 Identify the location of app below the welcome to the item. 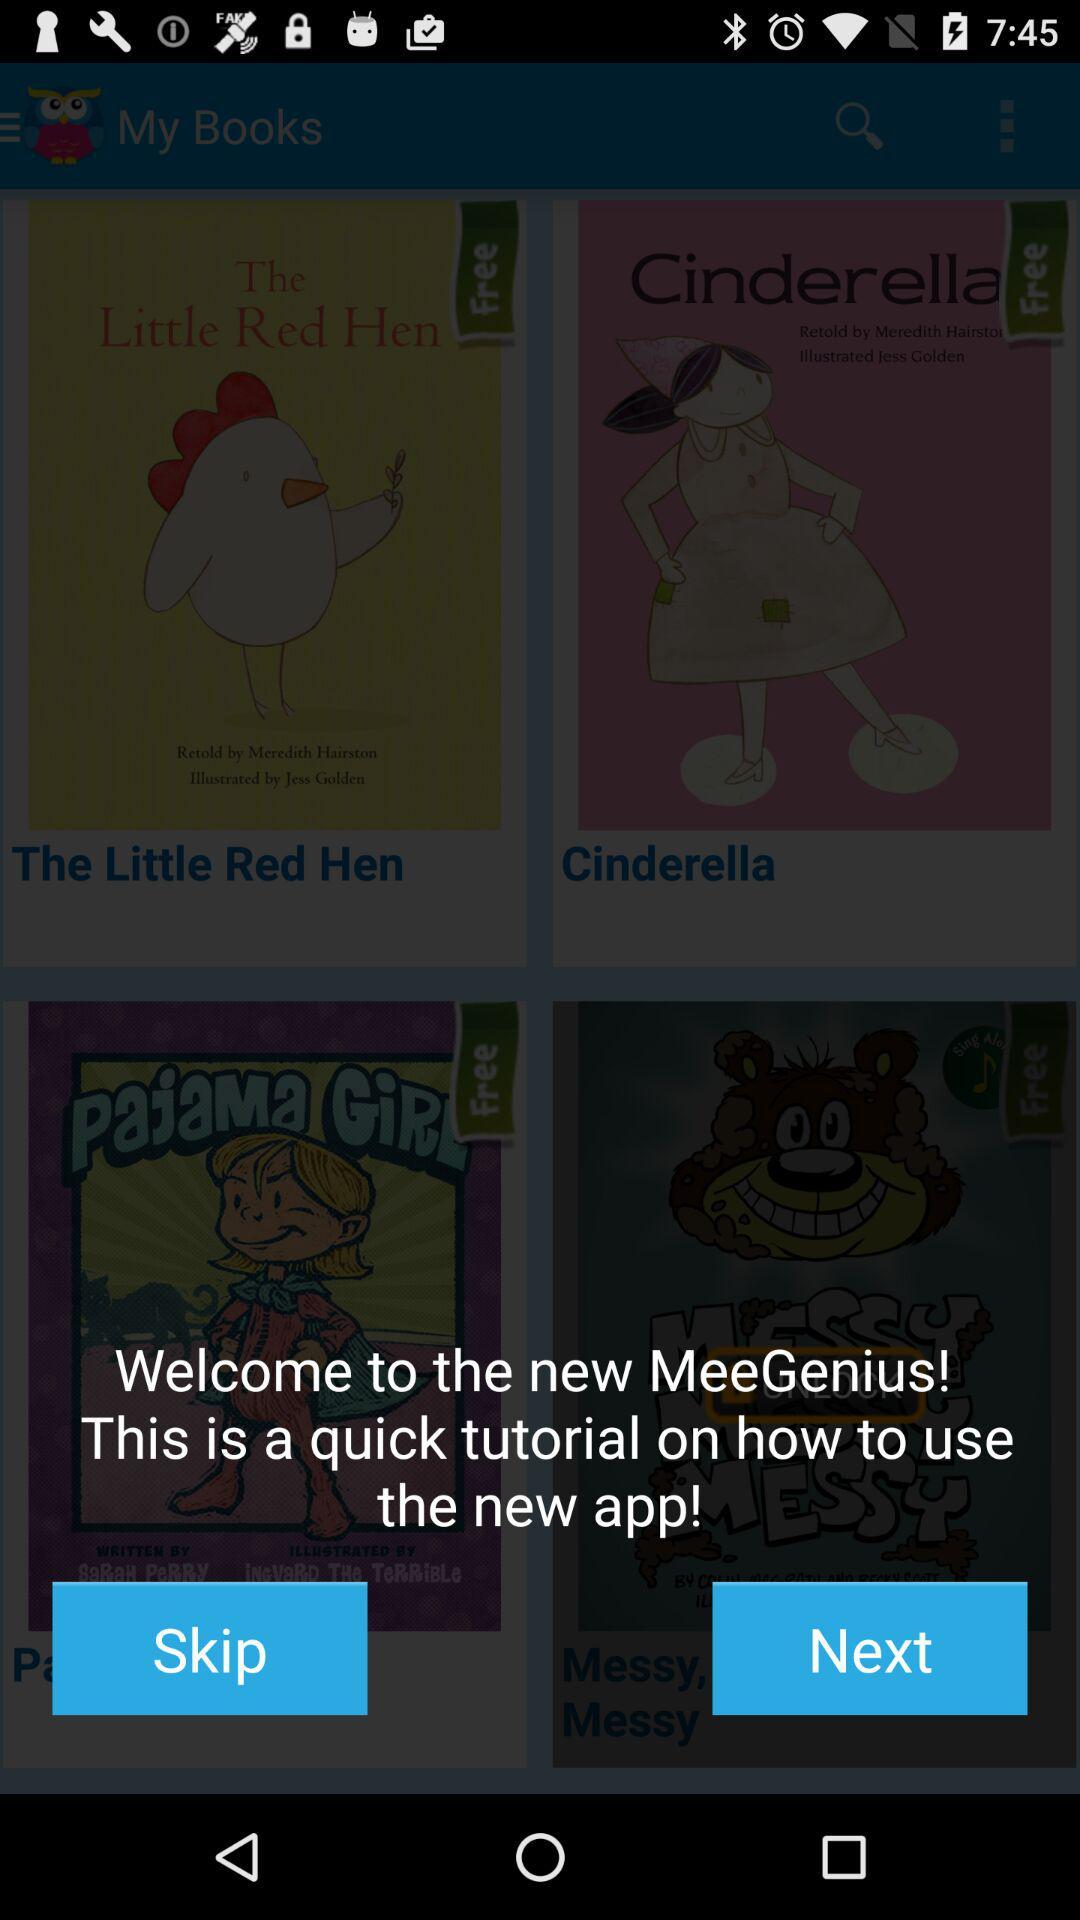
(209, 1648).